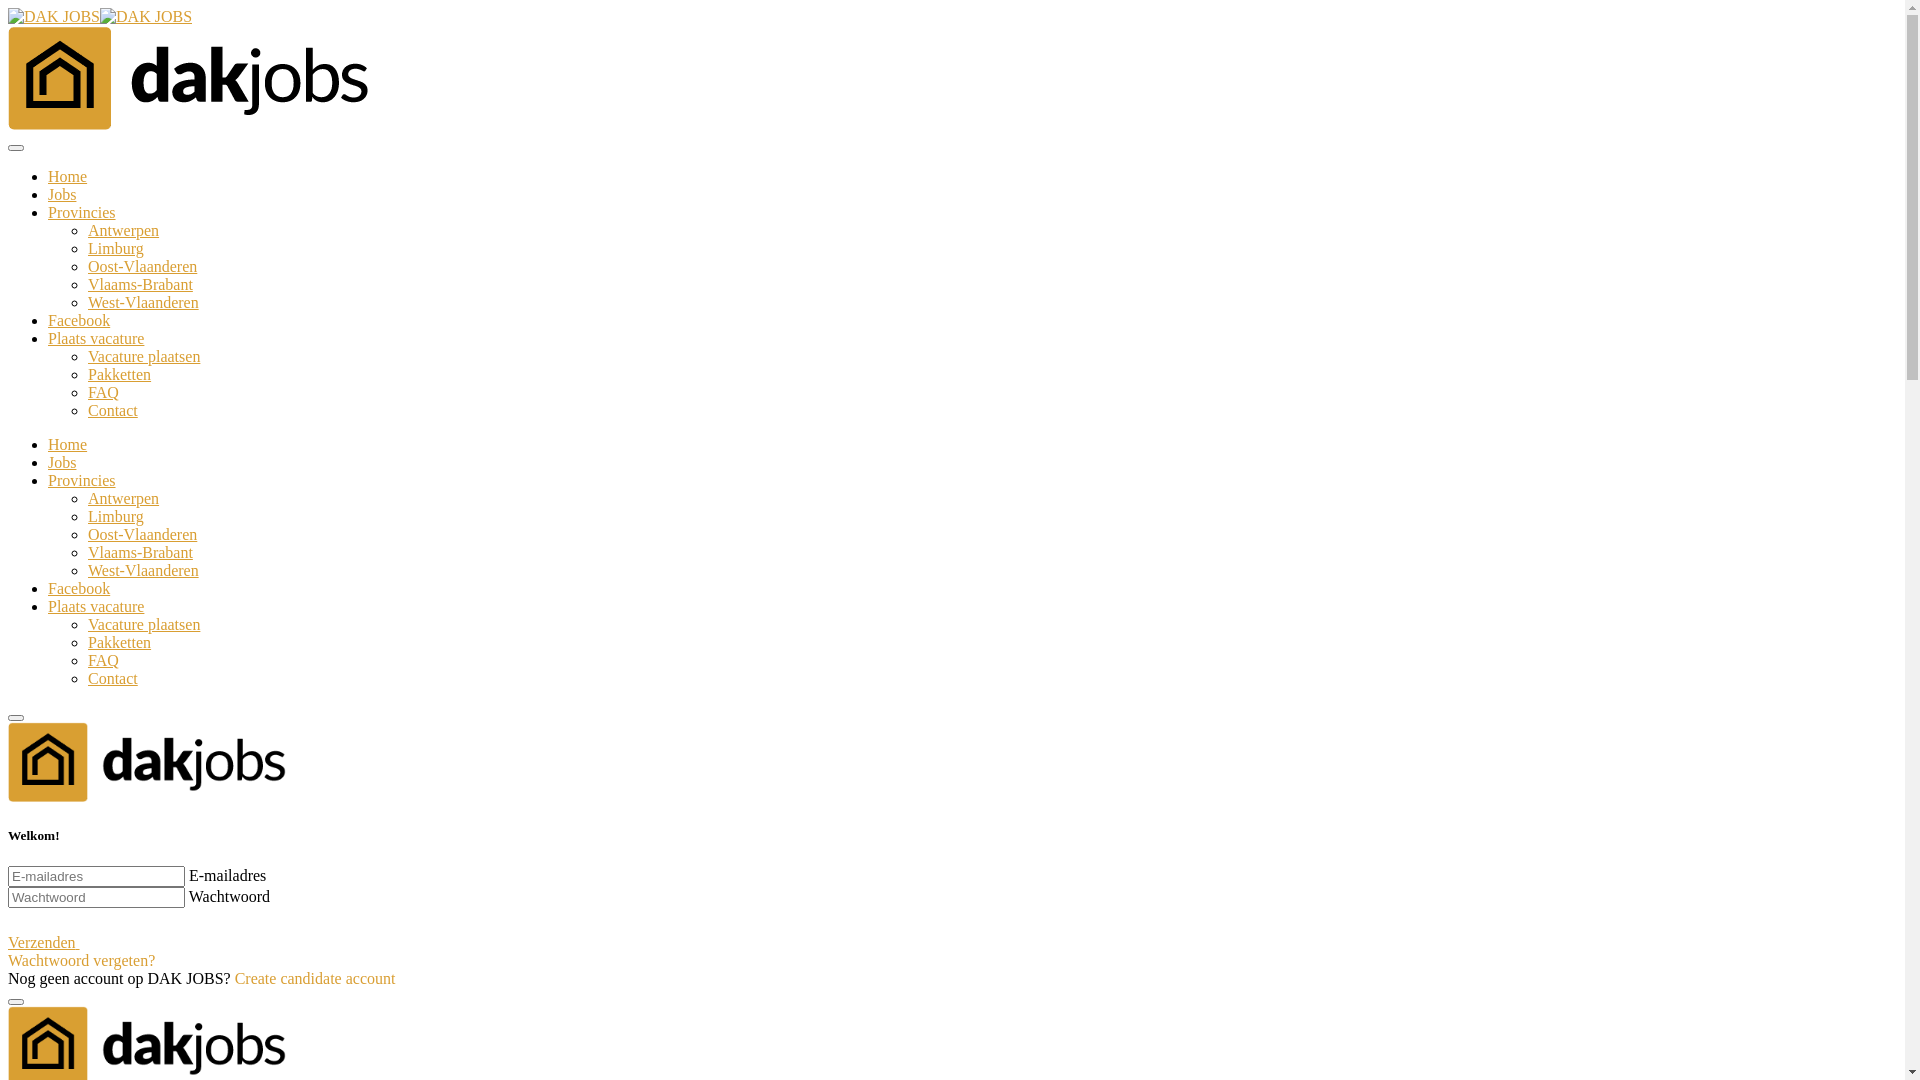 This screenshot has width=1920, height=1080. Describe the element at coordinates (139, 284) in the screenshot. I see `'Vlaams-Brabant'` at that location.